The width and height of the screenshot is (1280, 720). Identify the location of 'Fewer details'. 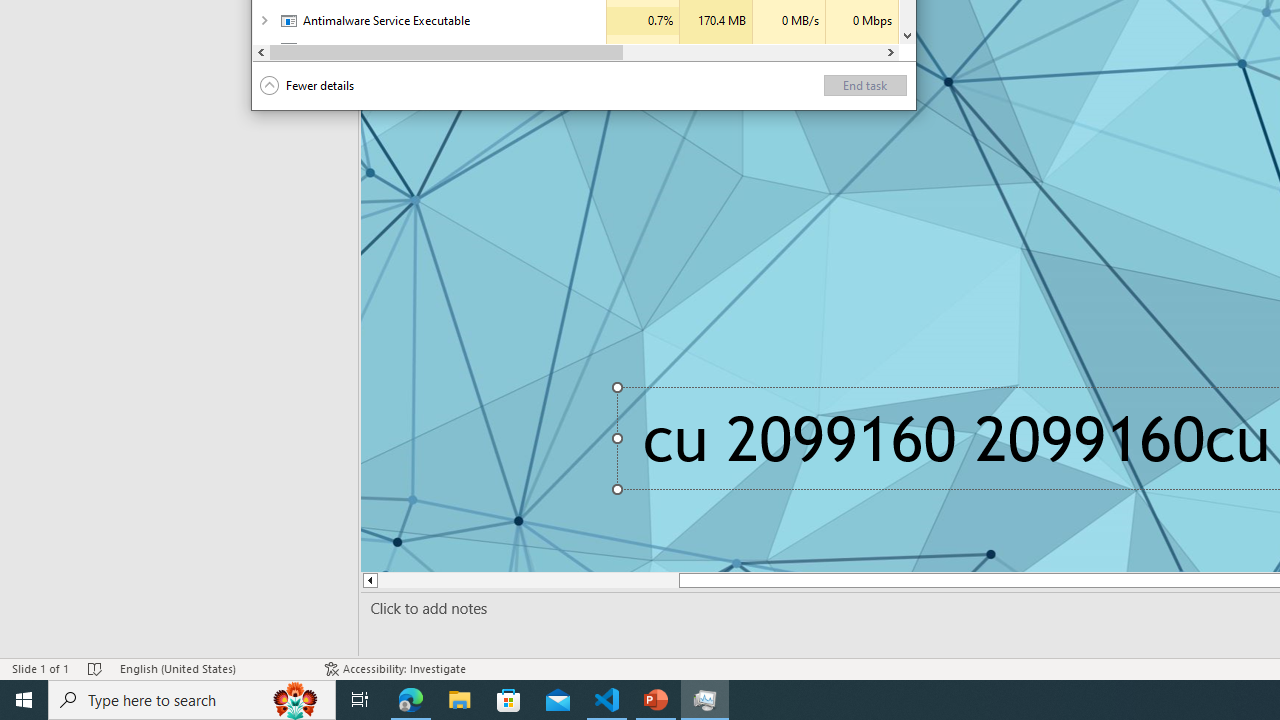
(306, 85).